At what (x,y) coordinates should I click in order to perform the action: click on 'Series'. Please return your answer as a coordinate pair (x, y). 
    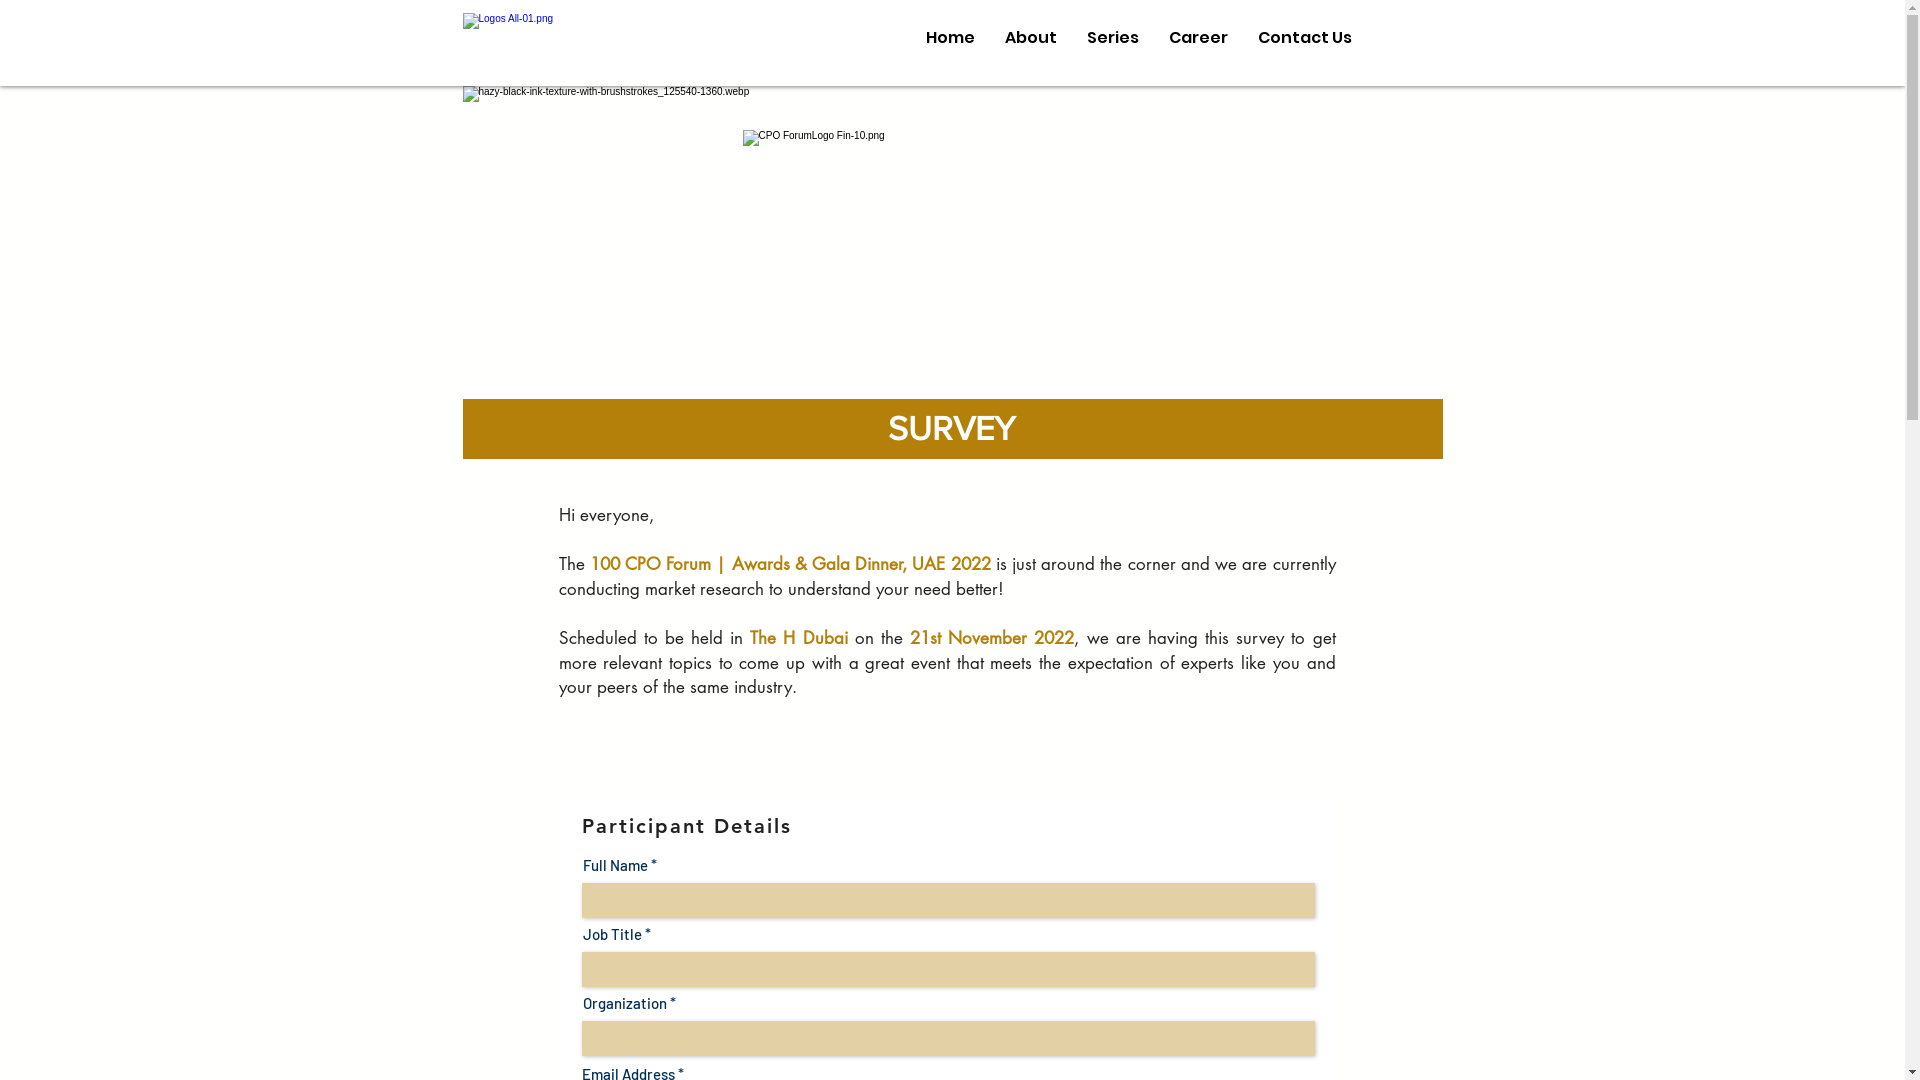
    Looking at the image, I should click on (1112, 37).